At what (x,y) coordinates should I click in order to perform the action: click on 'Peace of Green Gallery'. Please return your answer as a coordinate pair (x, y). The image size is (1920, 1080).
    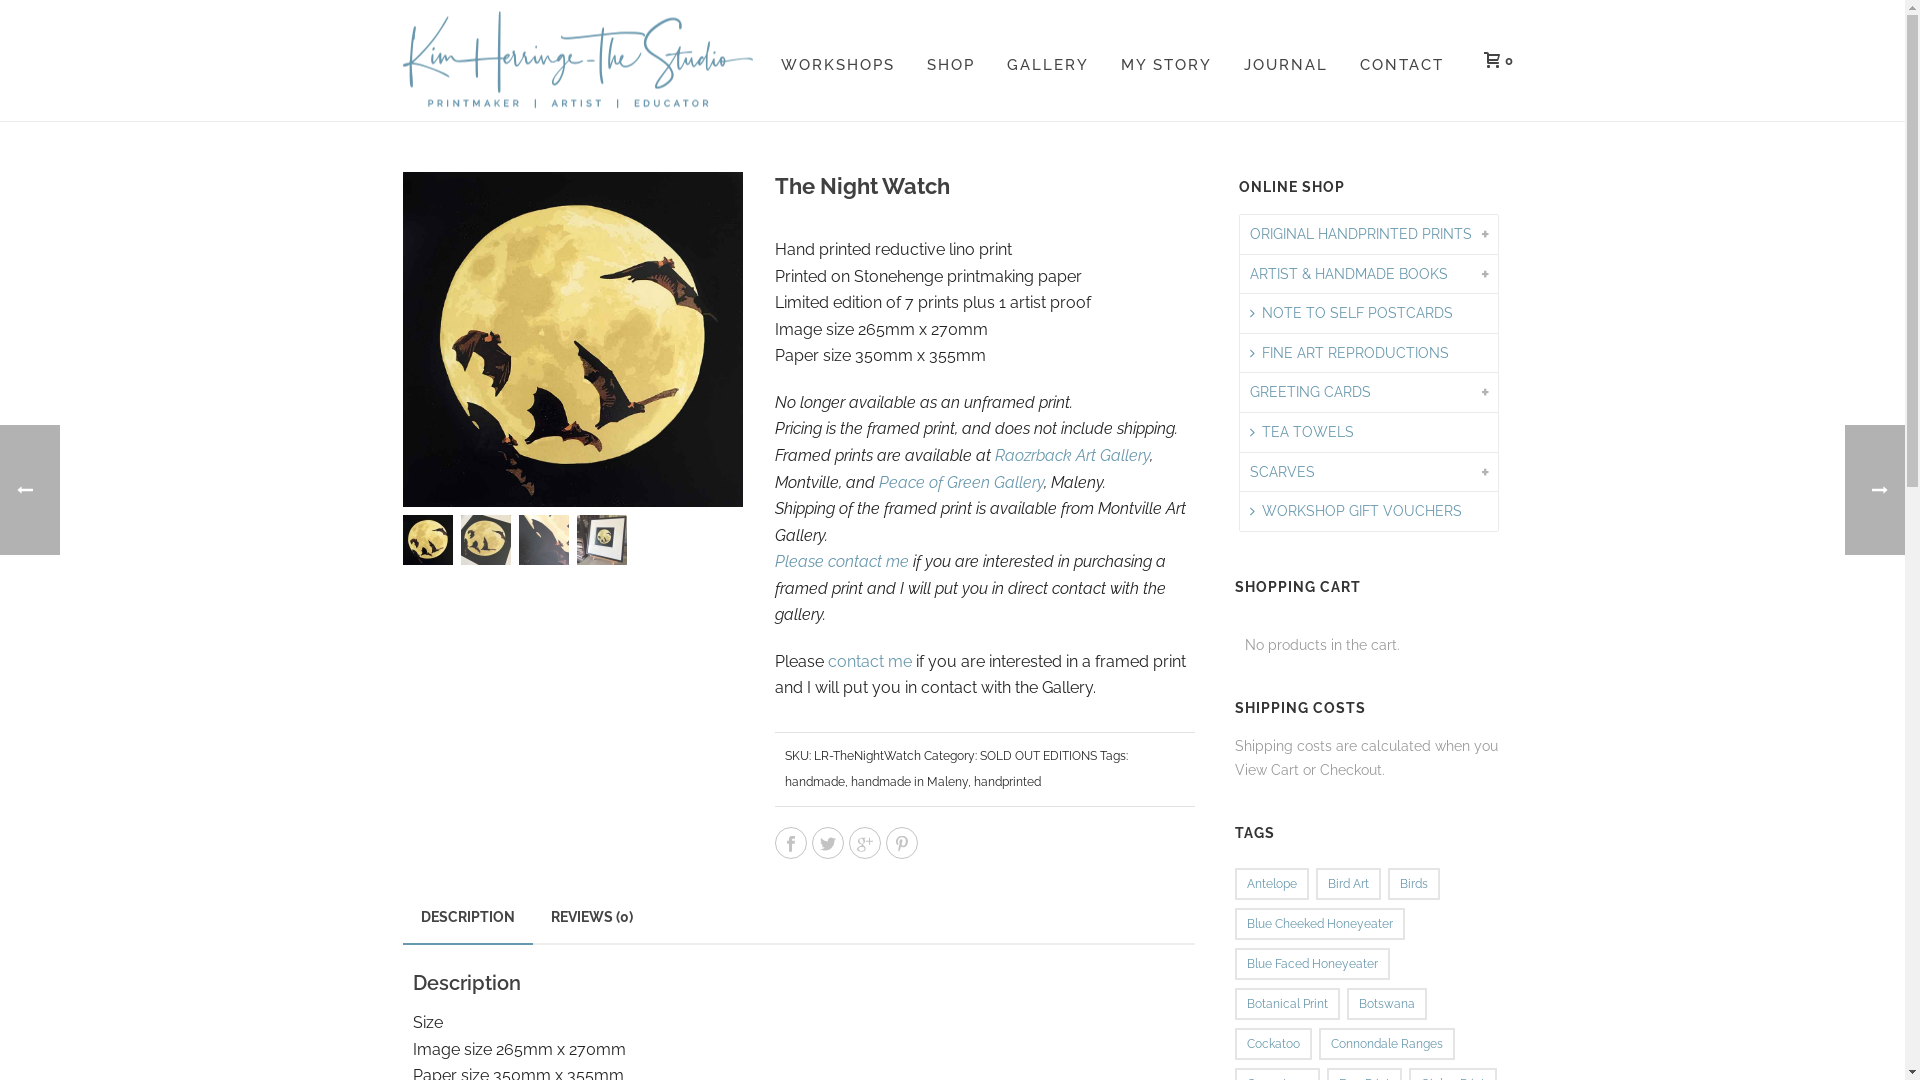
    Looking at the image, I should click on (878, 482).